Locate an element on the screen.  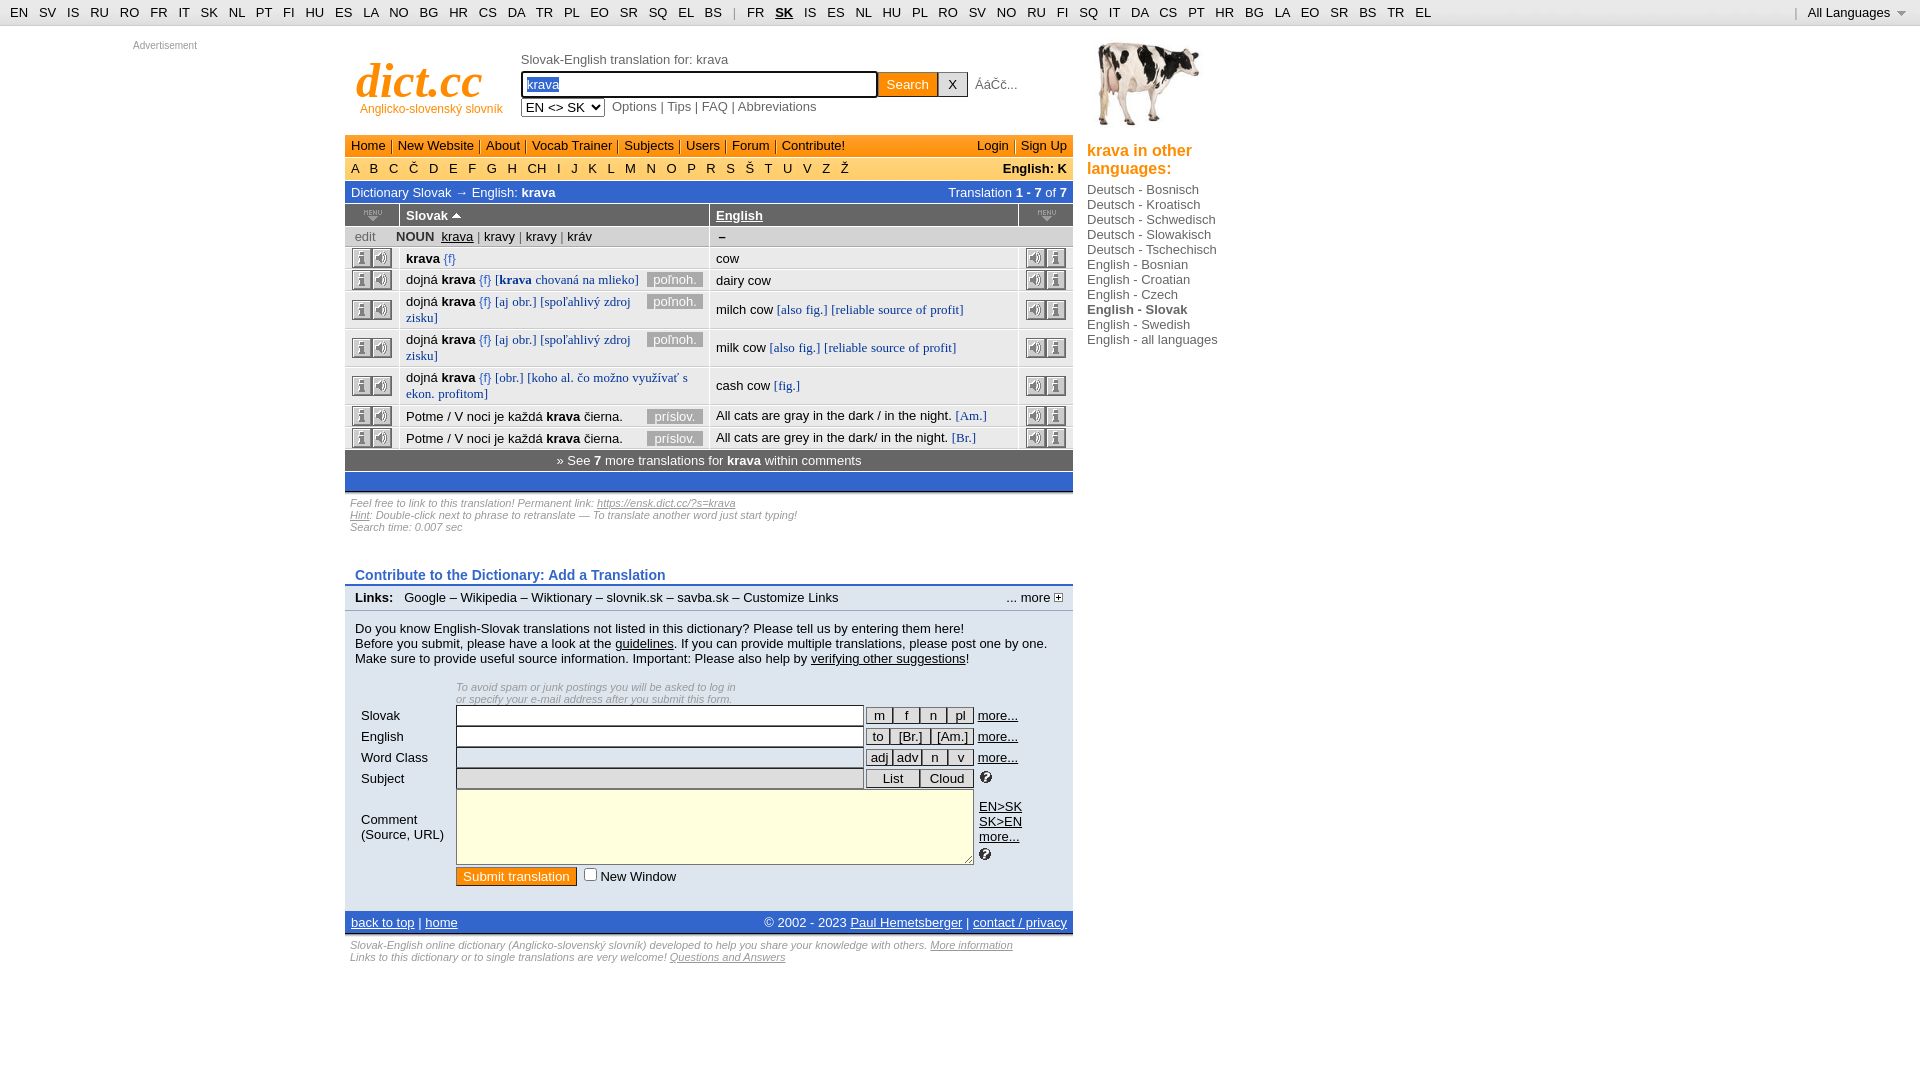
'are' is located at coordinates (770, 414).